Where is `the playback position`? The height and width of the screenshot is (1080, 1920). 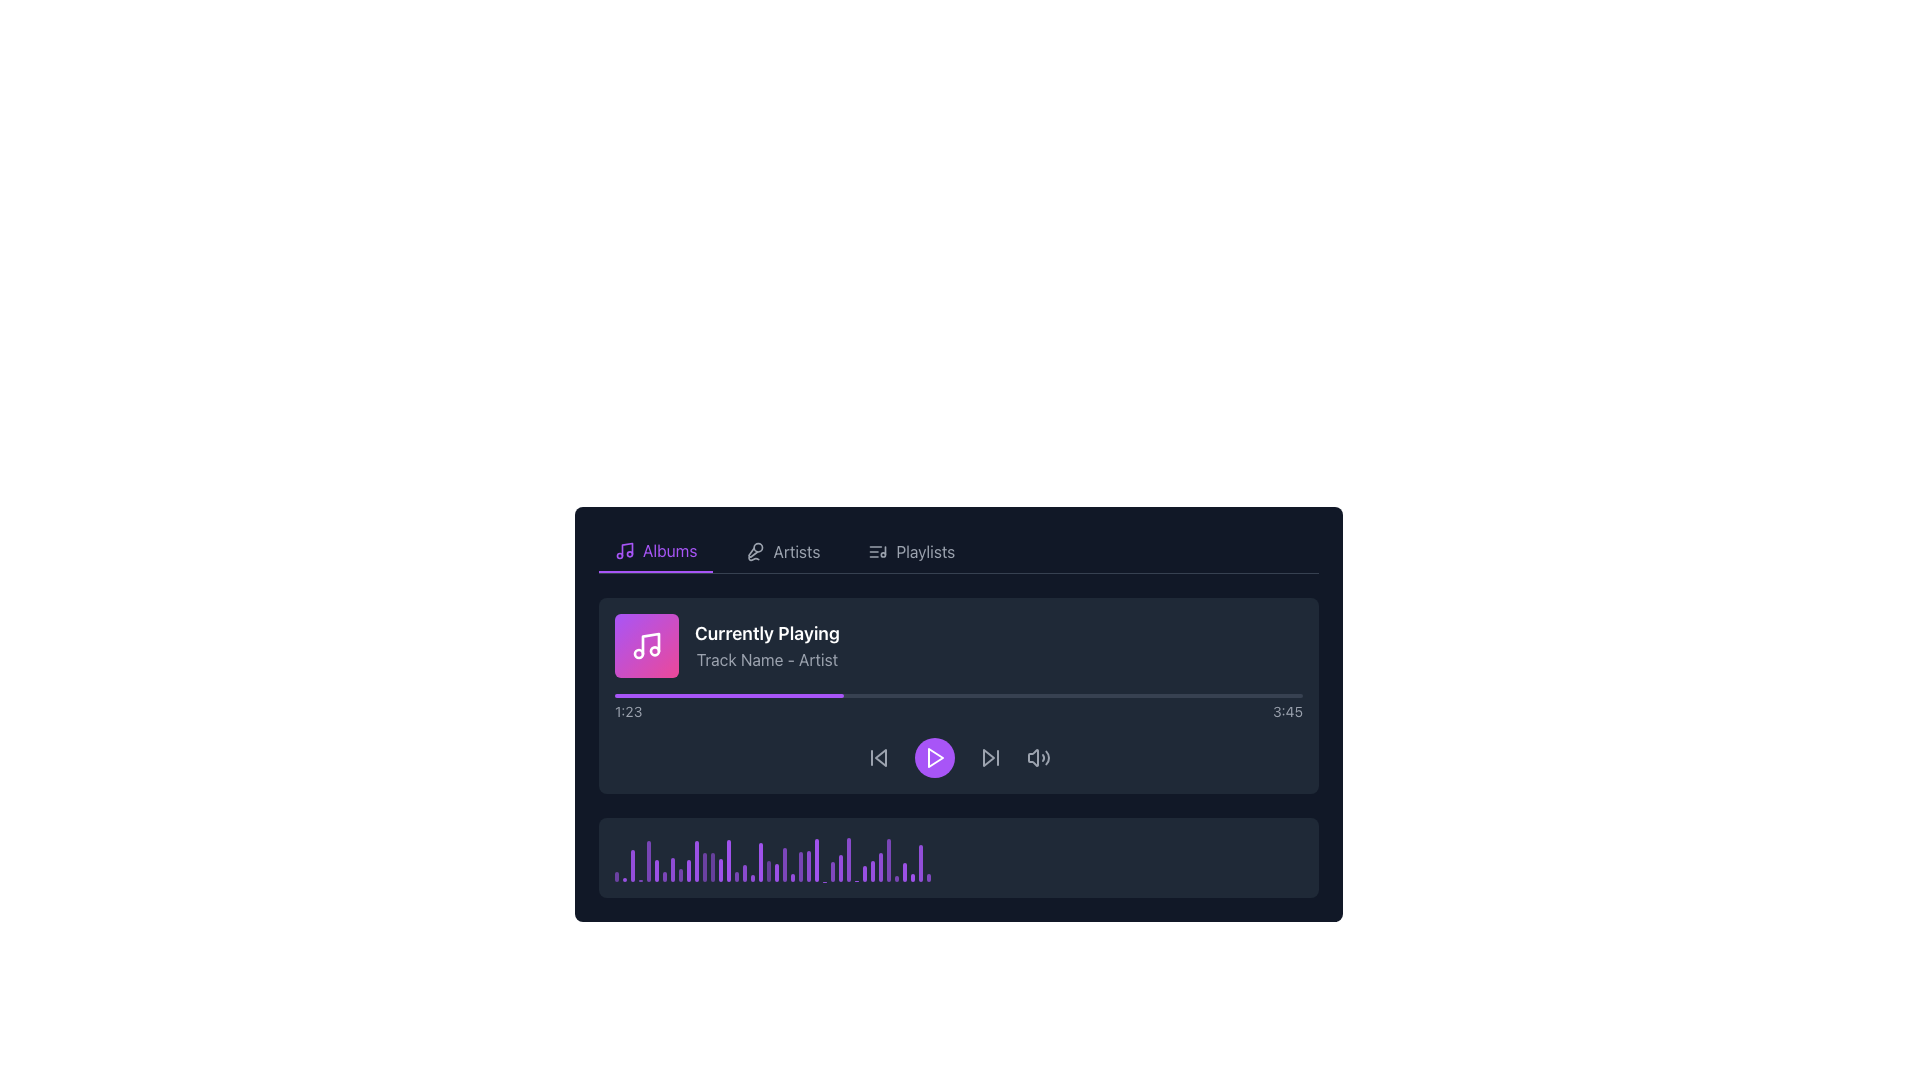
the playback position is located at coordinates (1015, 694).